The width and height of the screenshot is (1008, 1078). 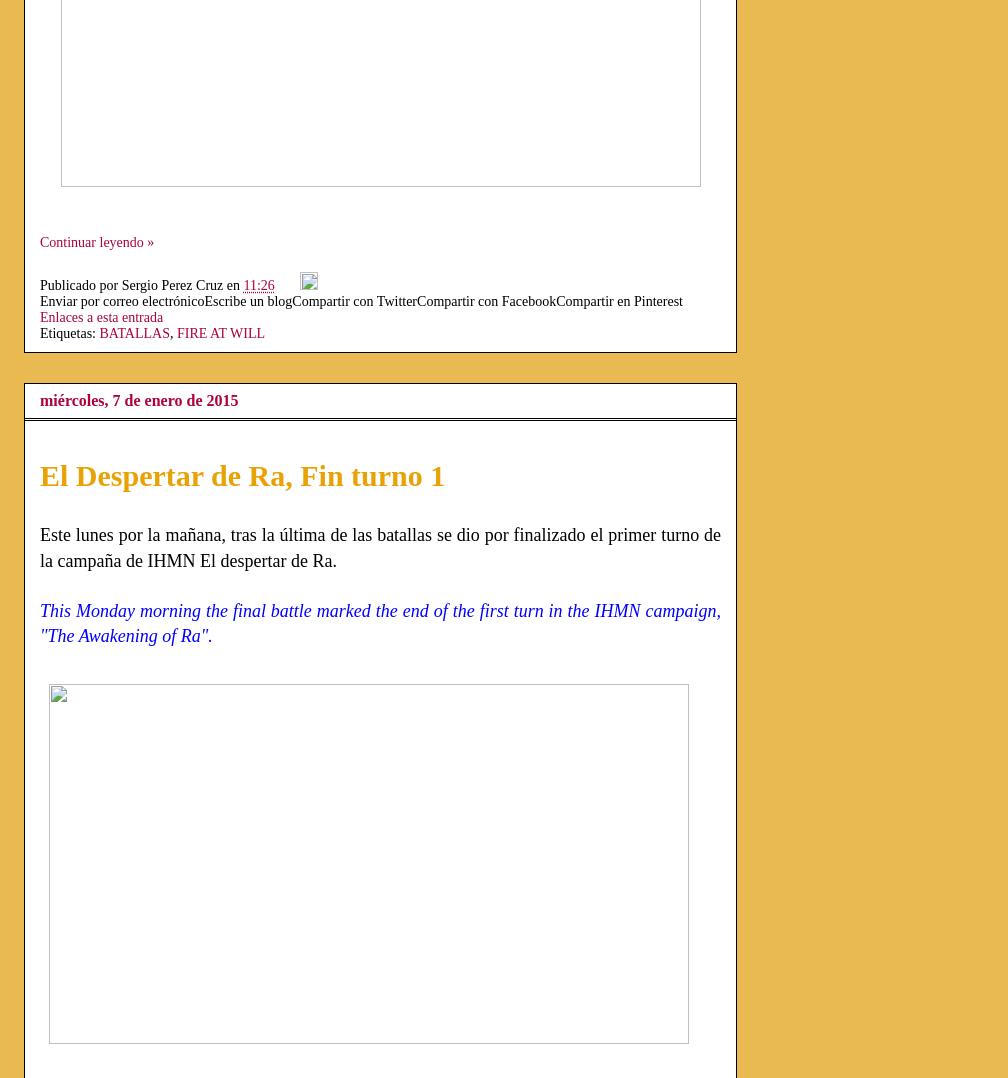 I want to click on 'Este lunes por la mañana, tras la última de las batallas se dio por finalizado el primer turno de la campaña de IHMN El despertar de Ra.', so click(x=380, y=546).